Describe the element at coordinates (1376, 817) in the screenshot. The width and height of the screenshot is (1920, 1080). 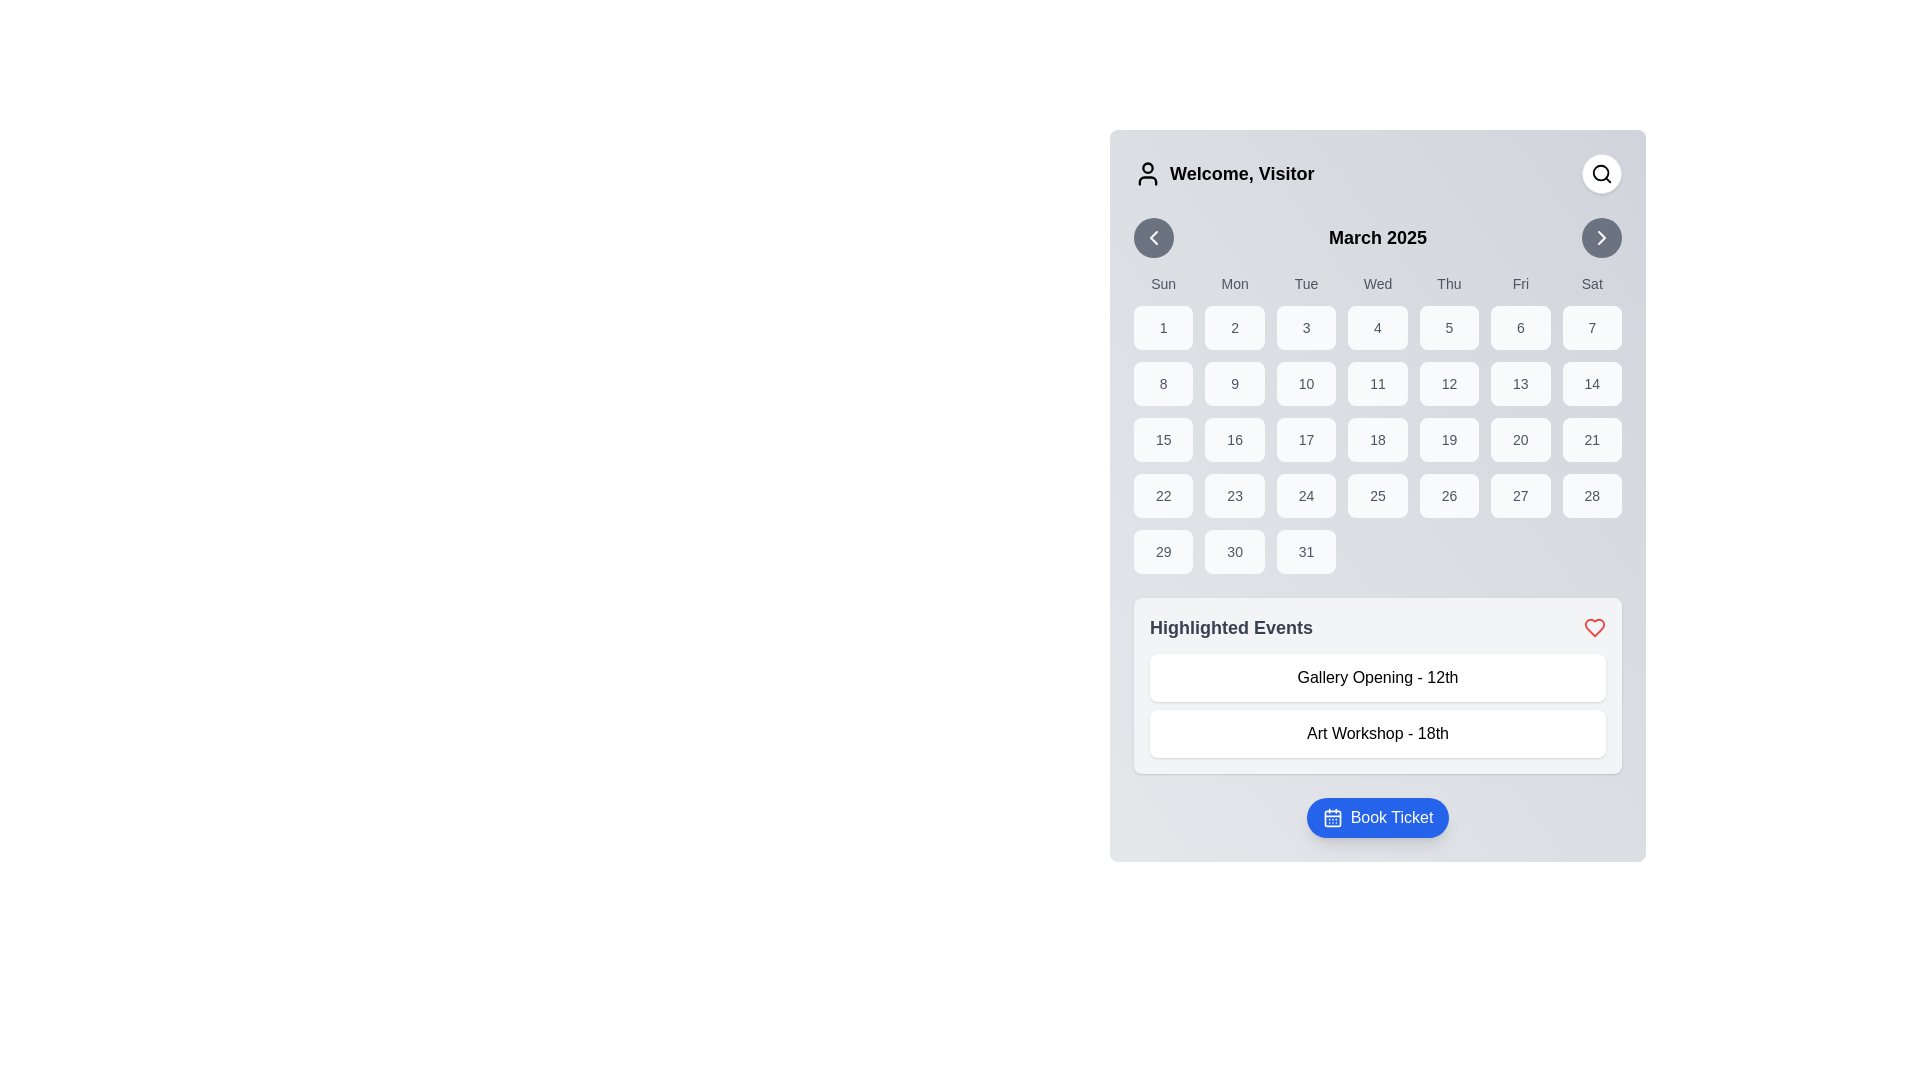
I see `the blue 'Book Ticket' button with rounded corners and a calendar icon` at that location.